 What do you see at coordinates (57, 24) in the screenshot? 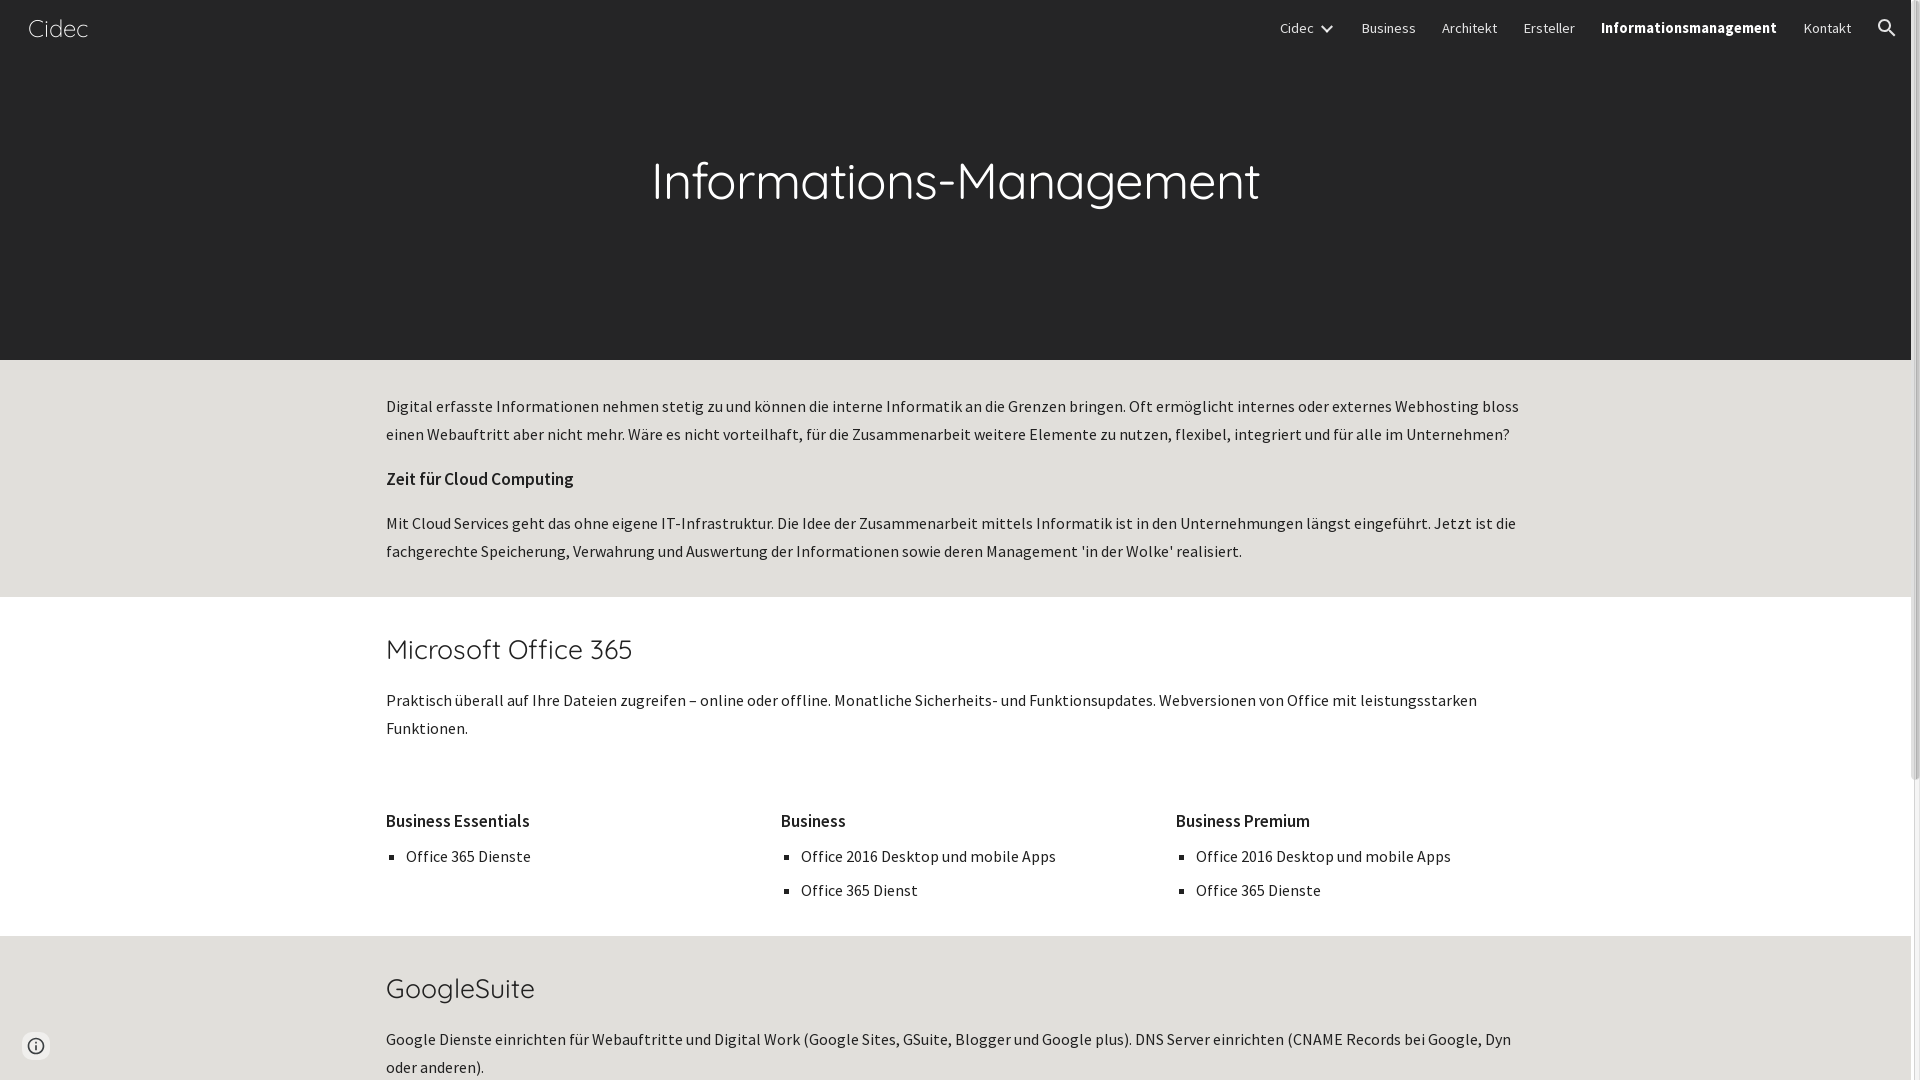
I see `'Cidec'` at bounding box center [57, 24].